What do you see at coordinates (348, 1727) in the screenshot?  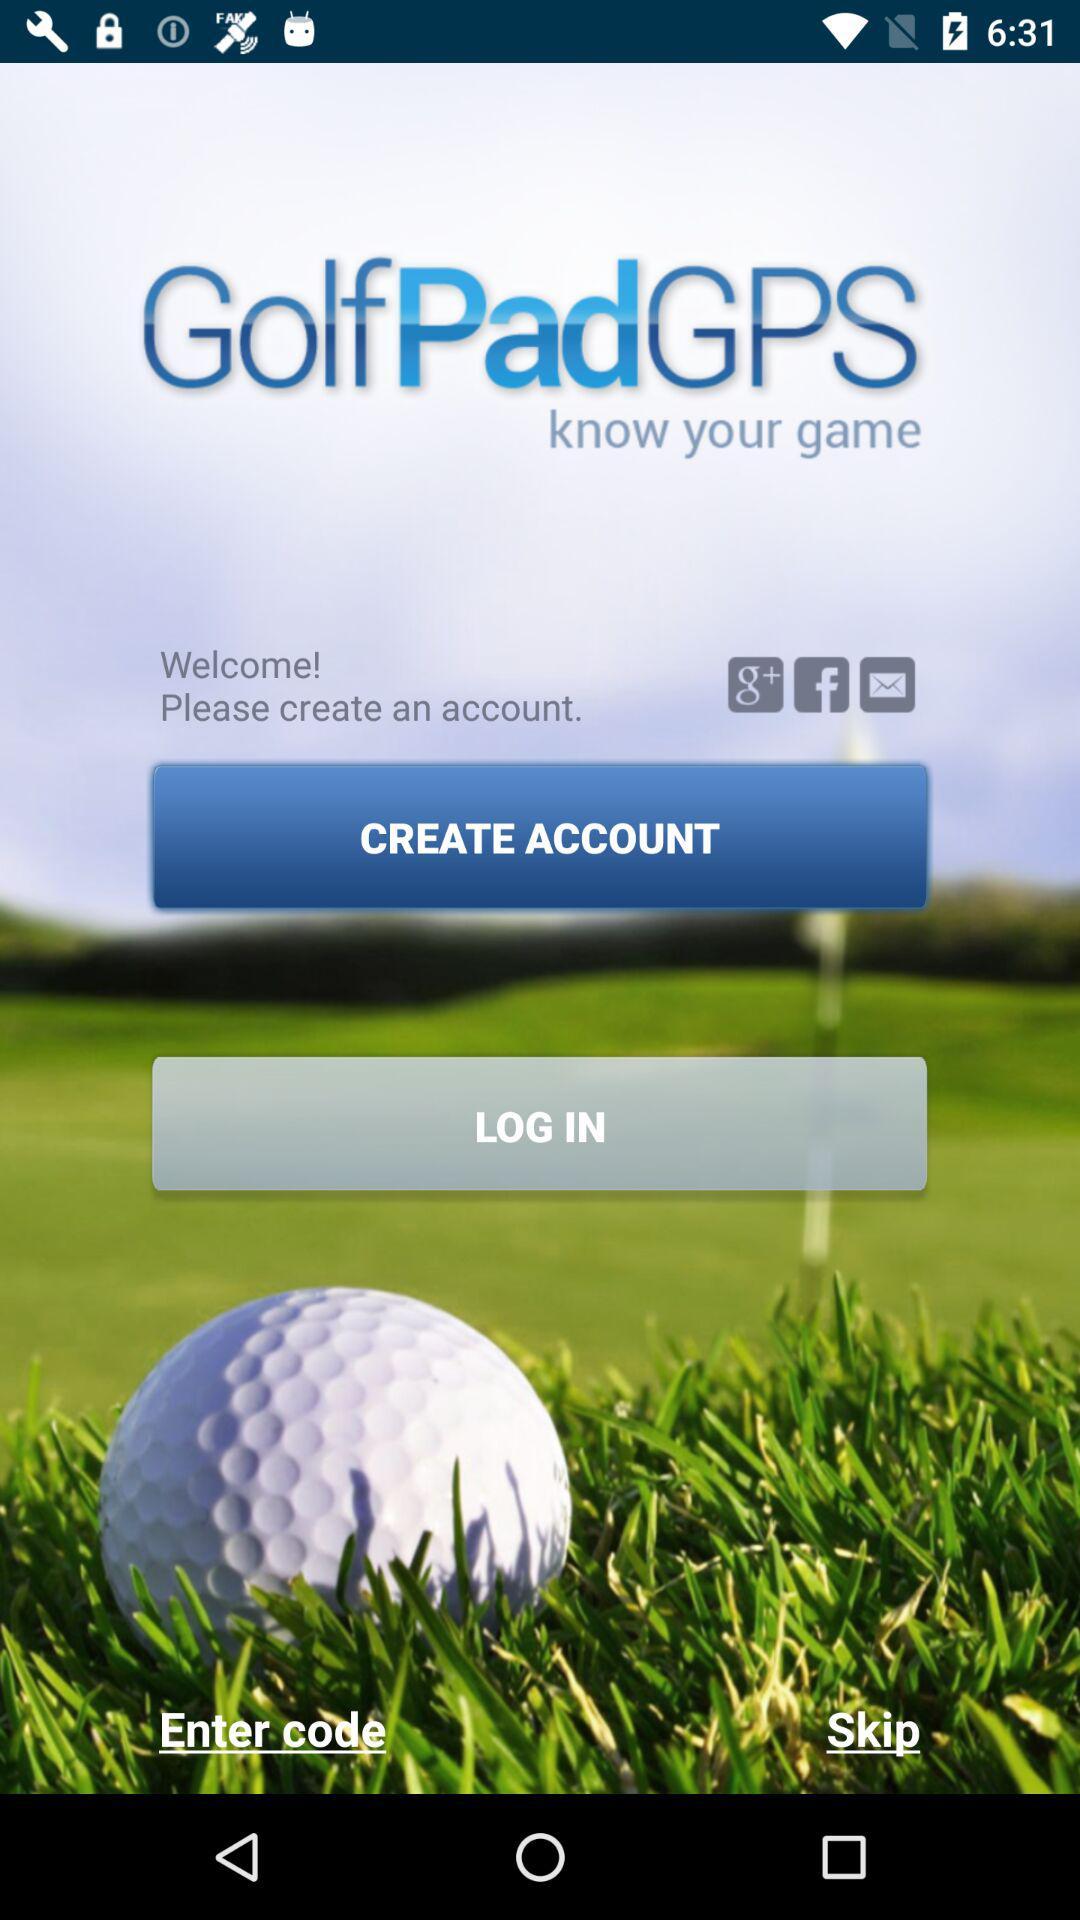 I see `enter code icon` at bounding box center [348, 1727].